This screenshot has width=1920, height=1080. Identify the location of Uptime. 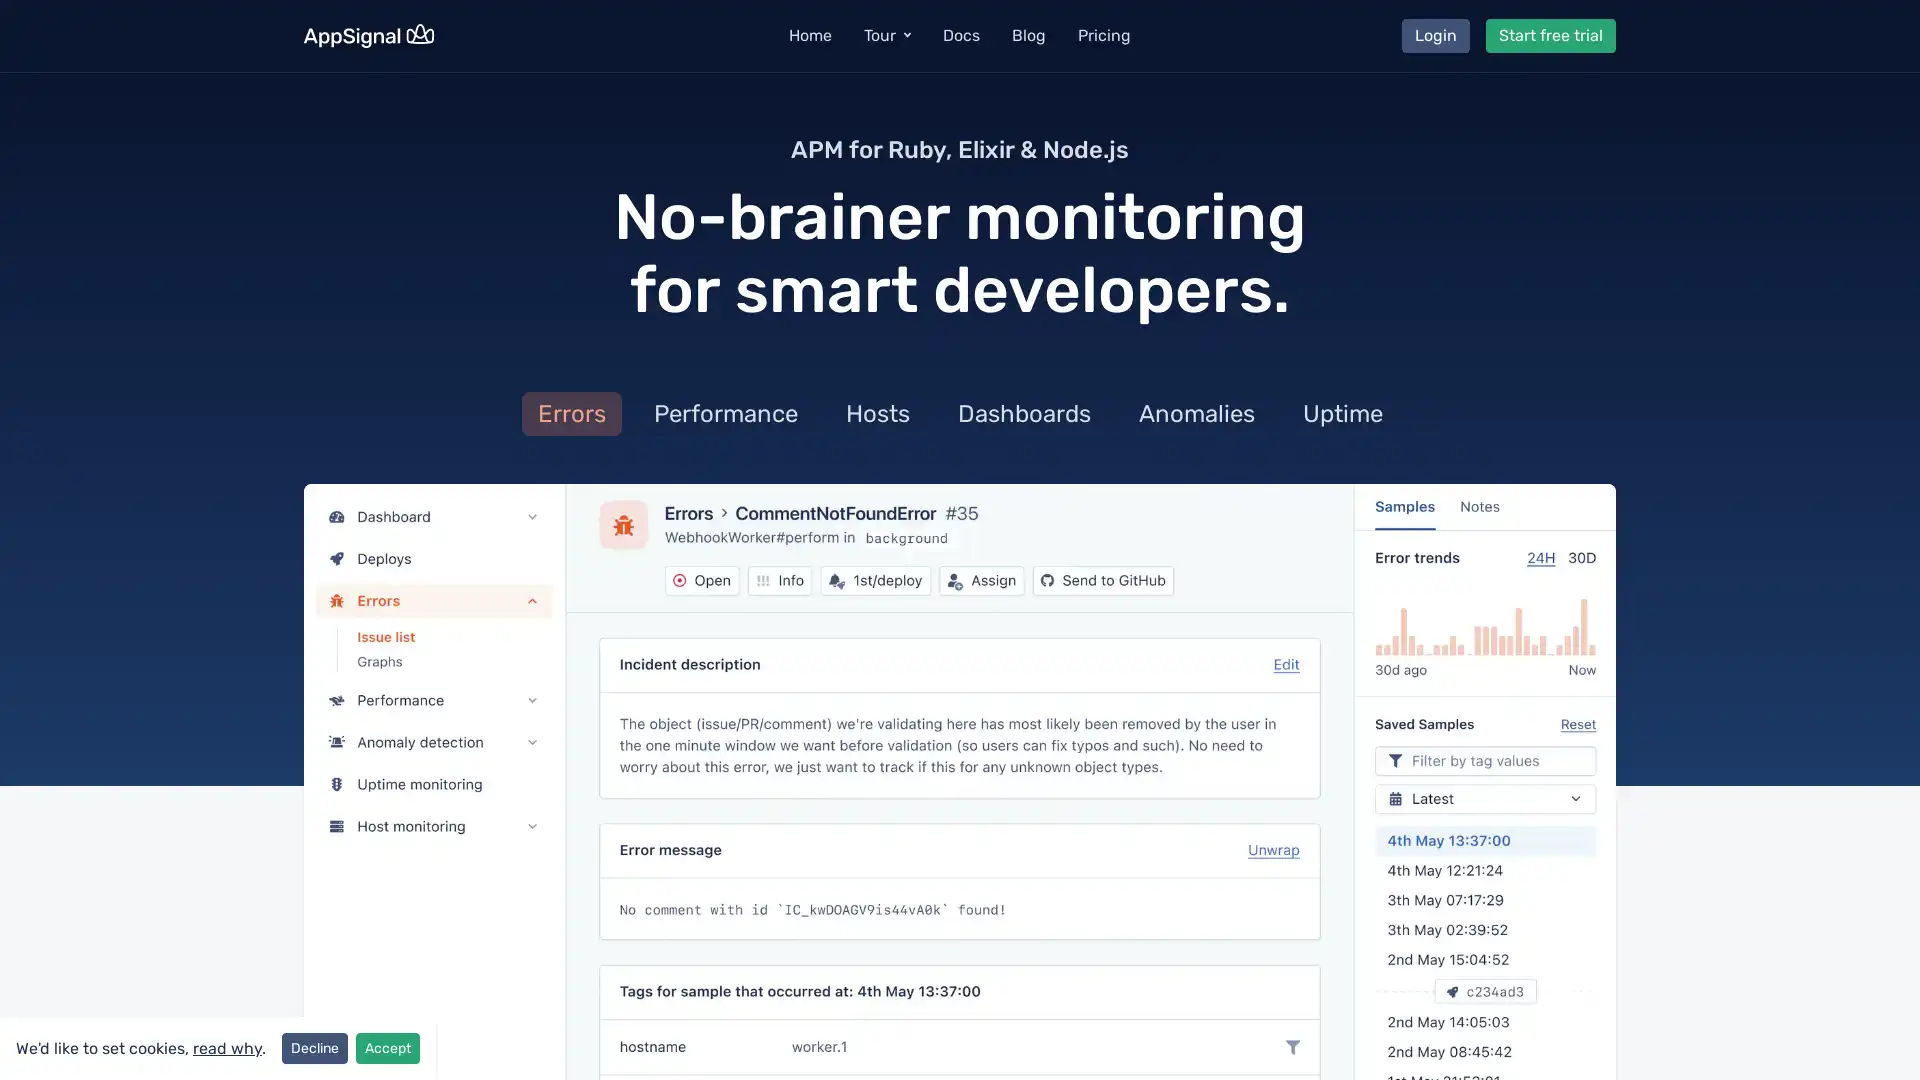
(1342, 411).